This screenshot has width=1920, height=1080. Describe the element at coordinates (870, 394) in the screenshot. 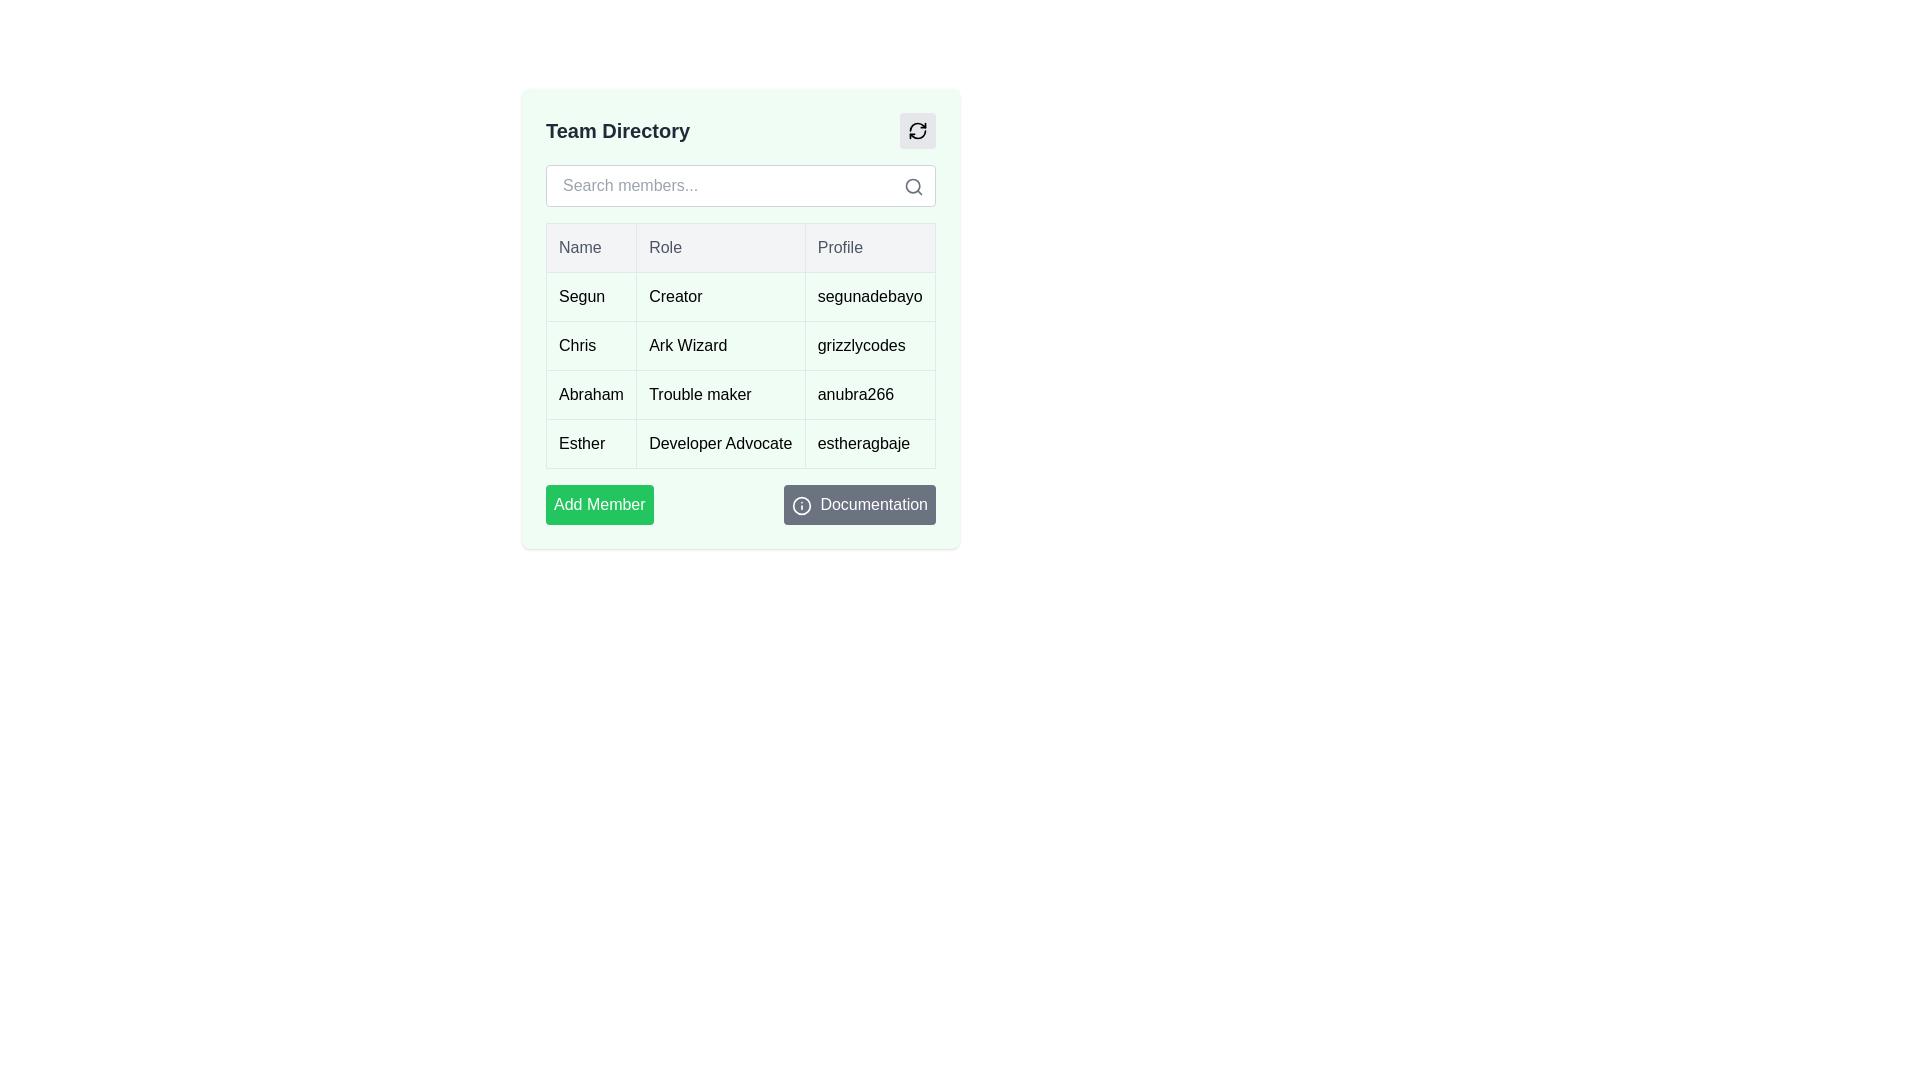

I see `the Text Display that shows the username 'Abraham', which is located in the third row of the 'Profile' column, next to the 'Trouble maker' field in the 'Role' column` at that location.